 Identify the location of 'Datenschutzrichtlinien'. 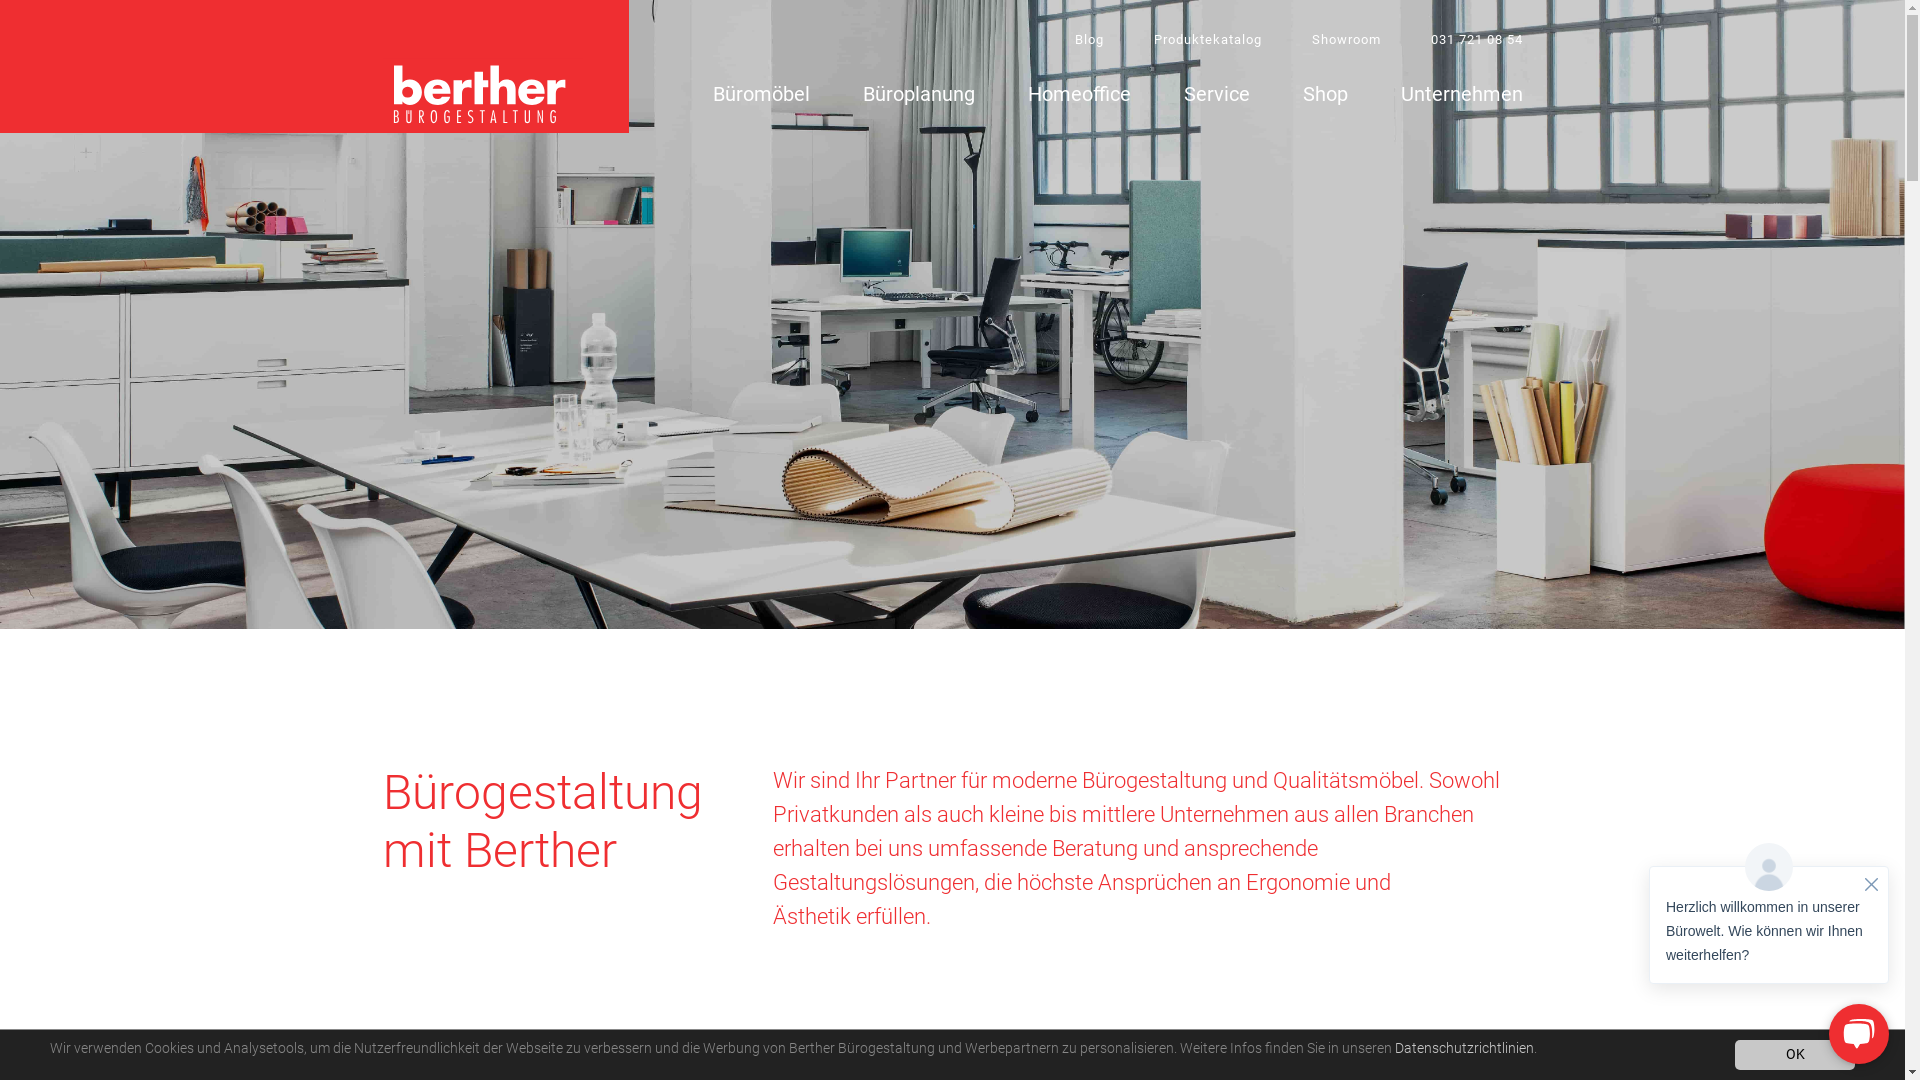
(1463, 1047).